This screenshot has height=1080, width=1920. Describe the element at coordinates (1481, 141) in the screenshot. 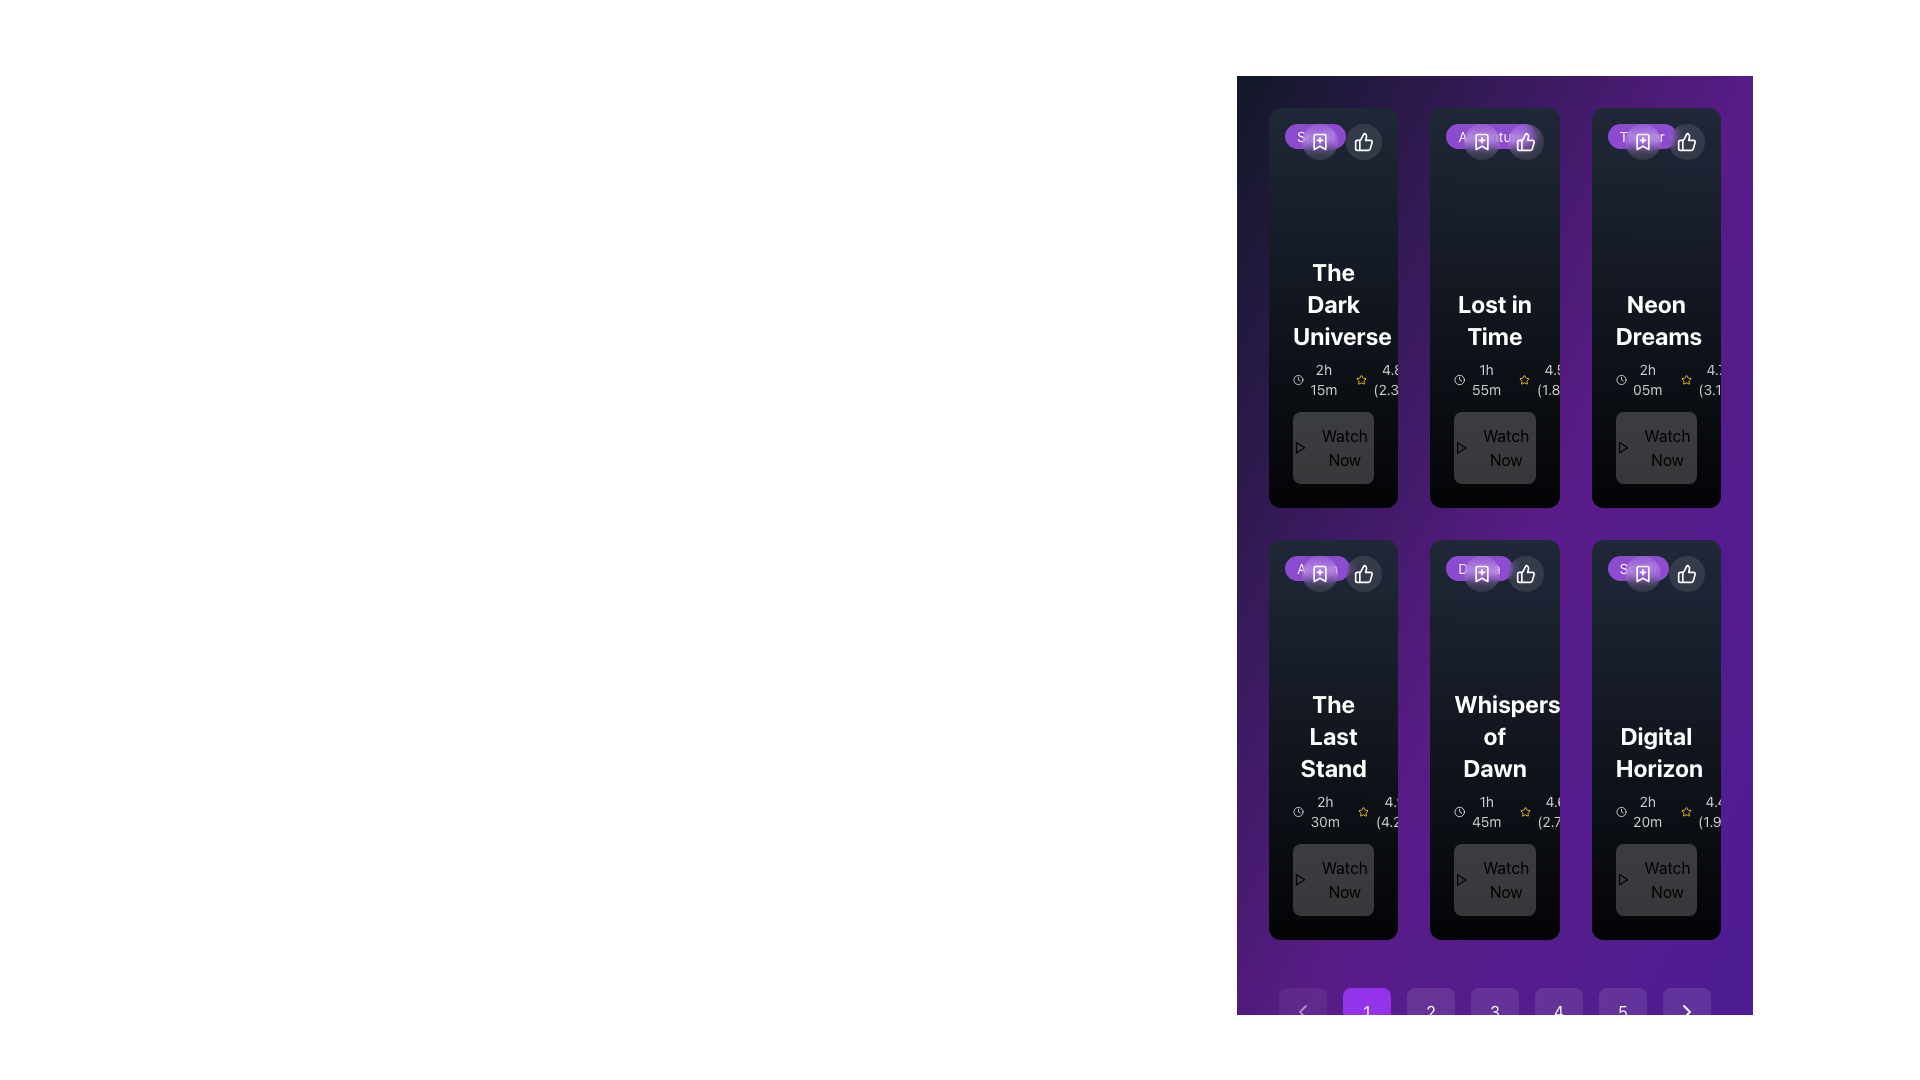

I see `the bookmark button located at the top-right corner of the card titled 'Lost in Time'` at that location.